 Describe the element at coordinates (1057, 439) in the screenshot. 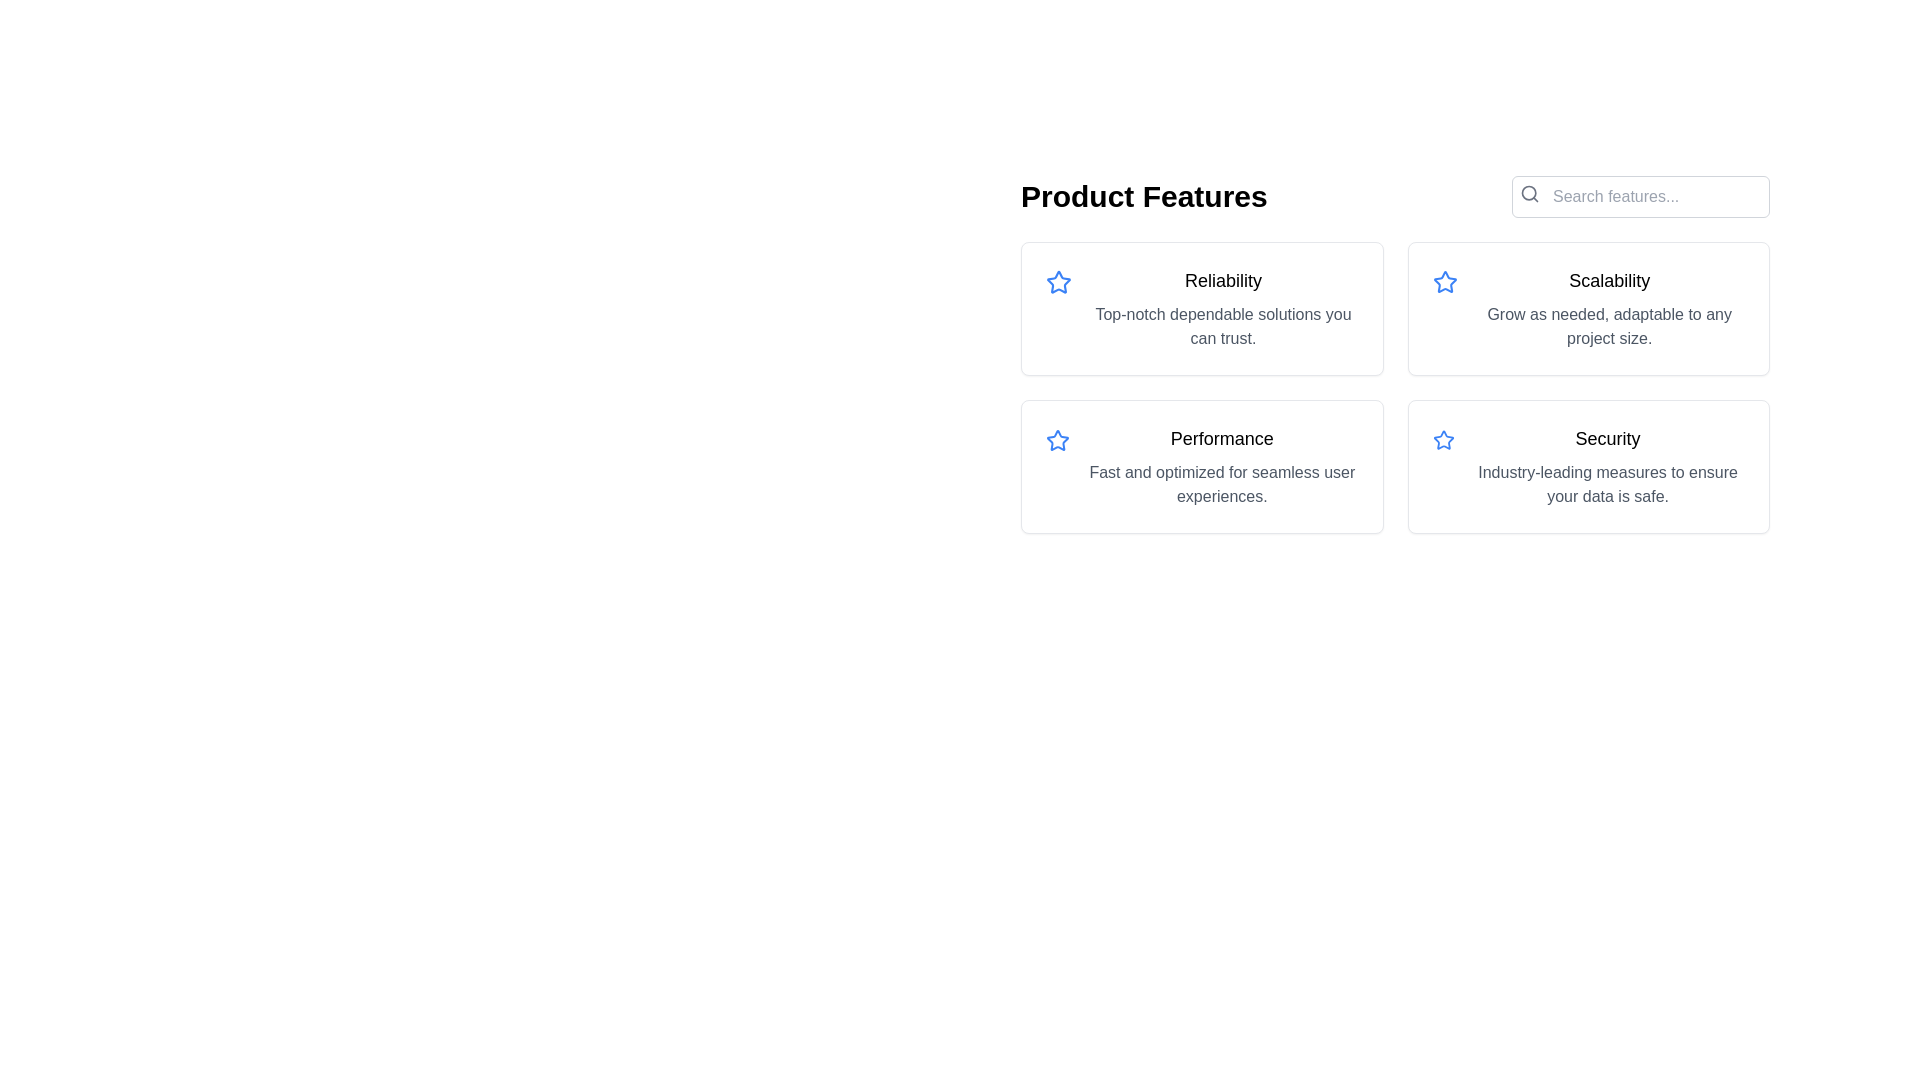

I see `the blue star icon, which is a hollow design located prominently in the 'Performance' card within the 'Product Features' UI section` at that location.